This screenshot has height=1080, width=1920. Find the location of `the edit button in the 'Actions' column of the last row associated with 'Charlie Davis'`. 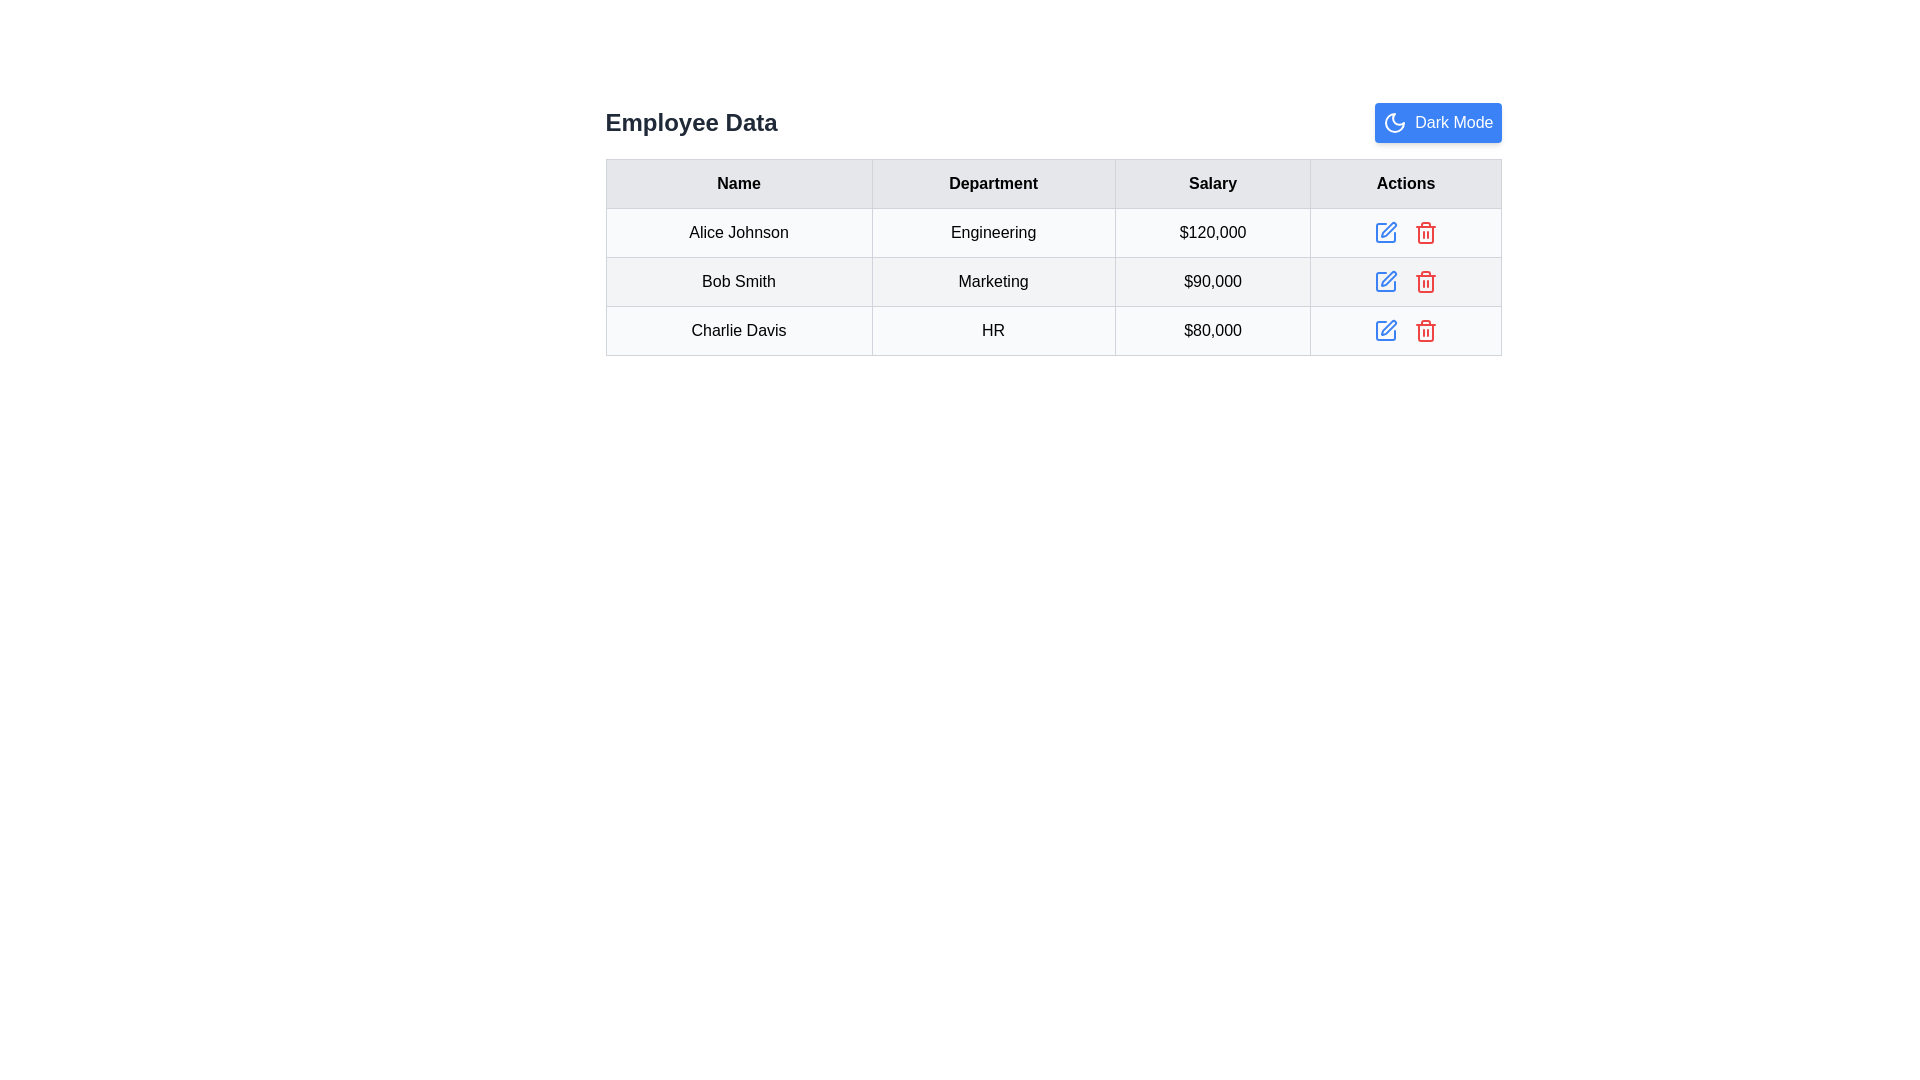

the edit button in the 'Actions' column of the last row associated with 'Charlie Davis' is located at coordinates (1385, 330).